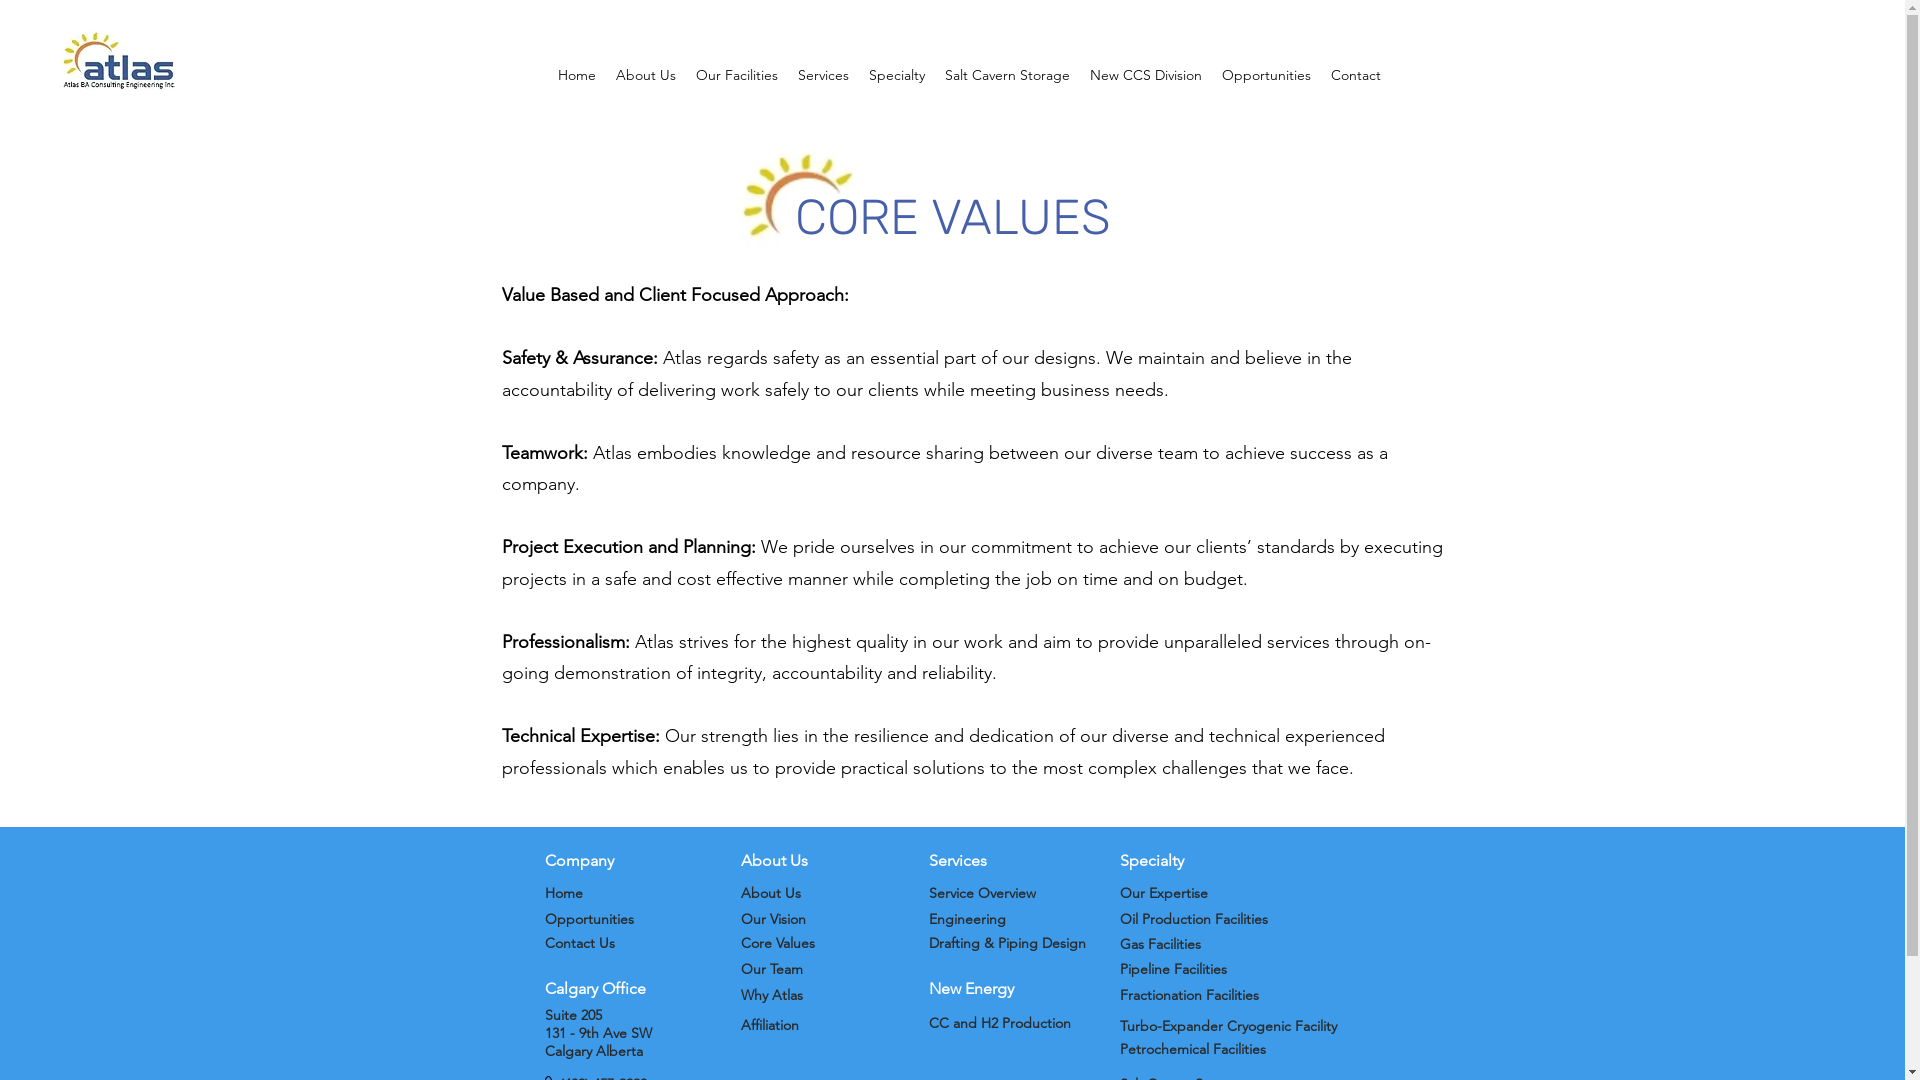  I want to click on 'CC and H2 Production', so click(998, 1022).